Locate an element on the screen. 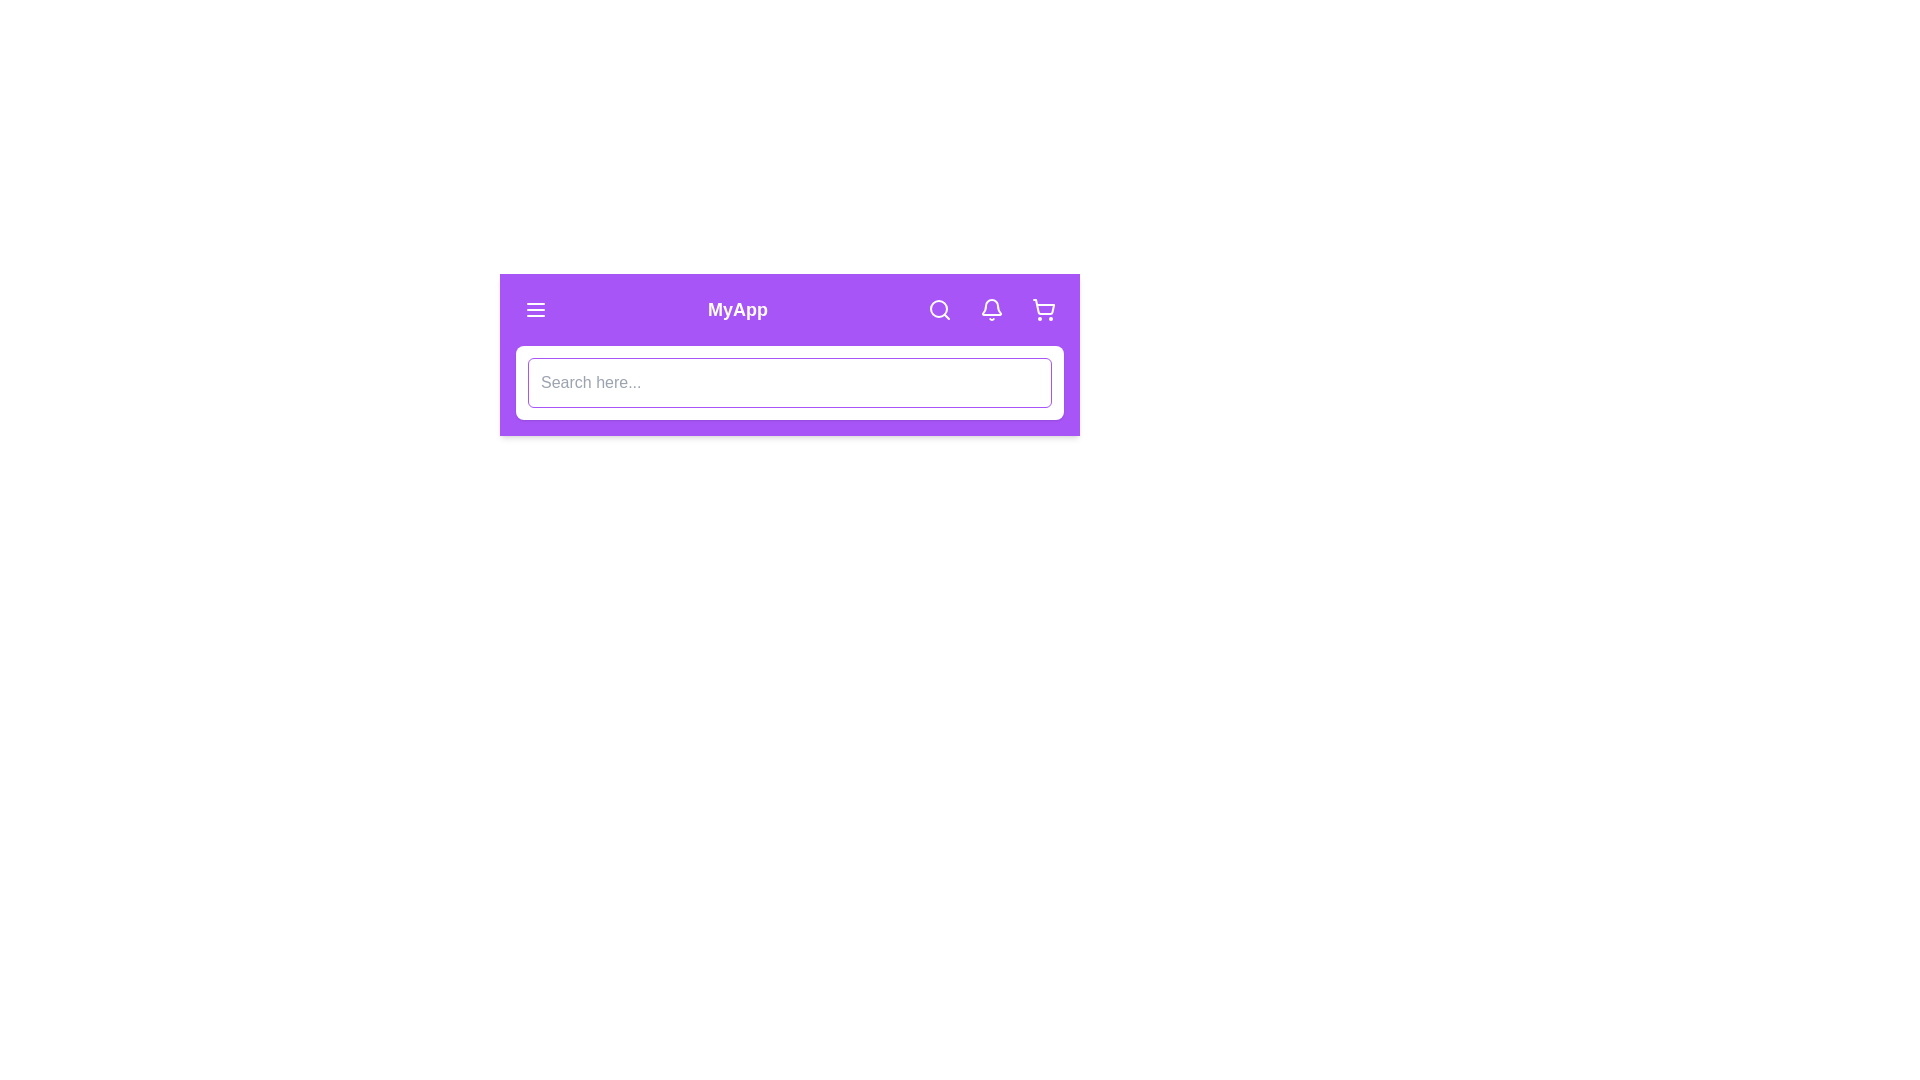 This screenshot has width=1920, height=1080. shopping cart icon in the app bar is located at coordinates (1042, 309).